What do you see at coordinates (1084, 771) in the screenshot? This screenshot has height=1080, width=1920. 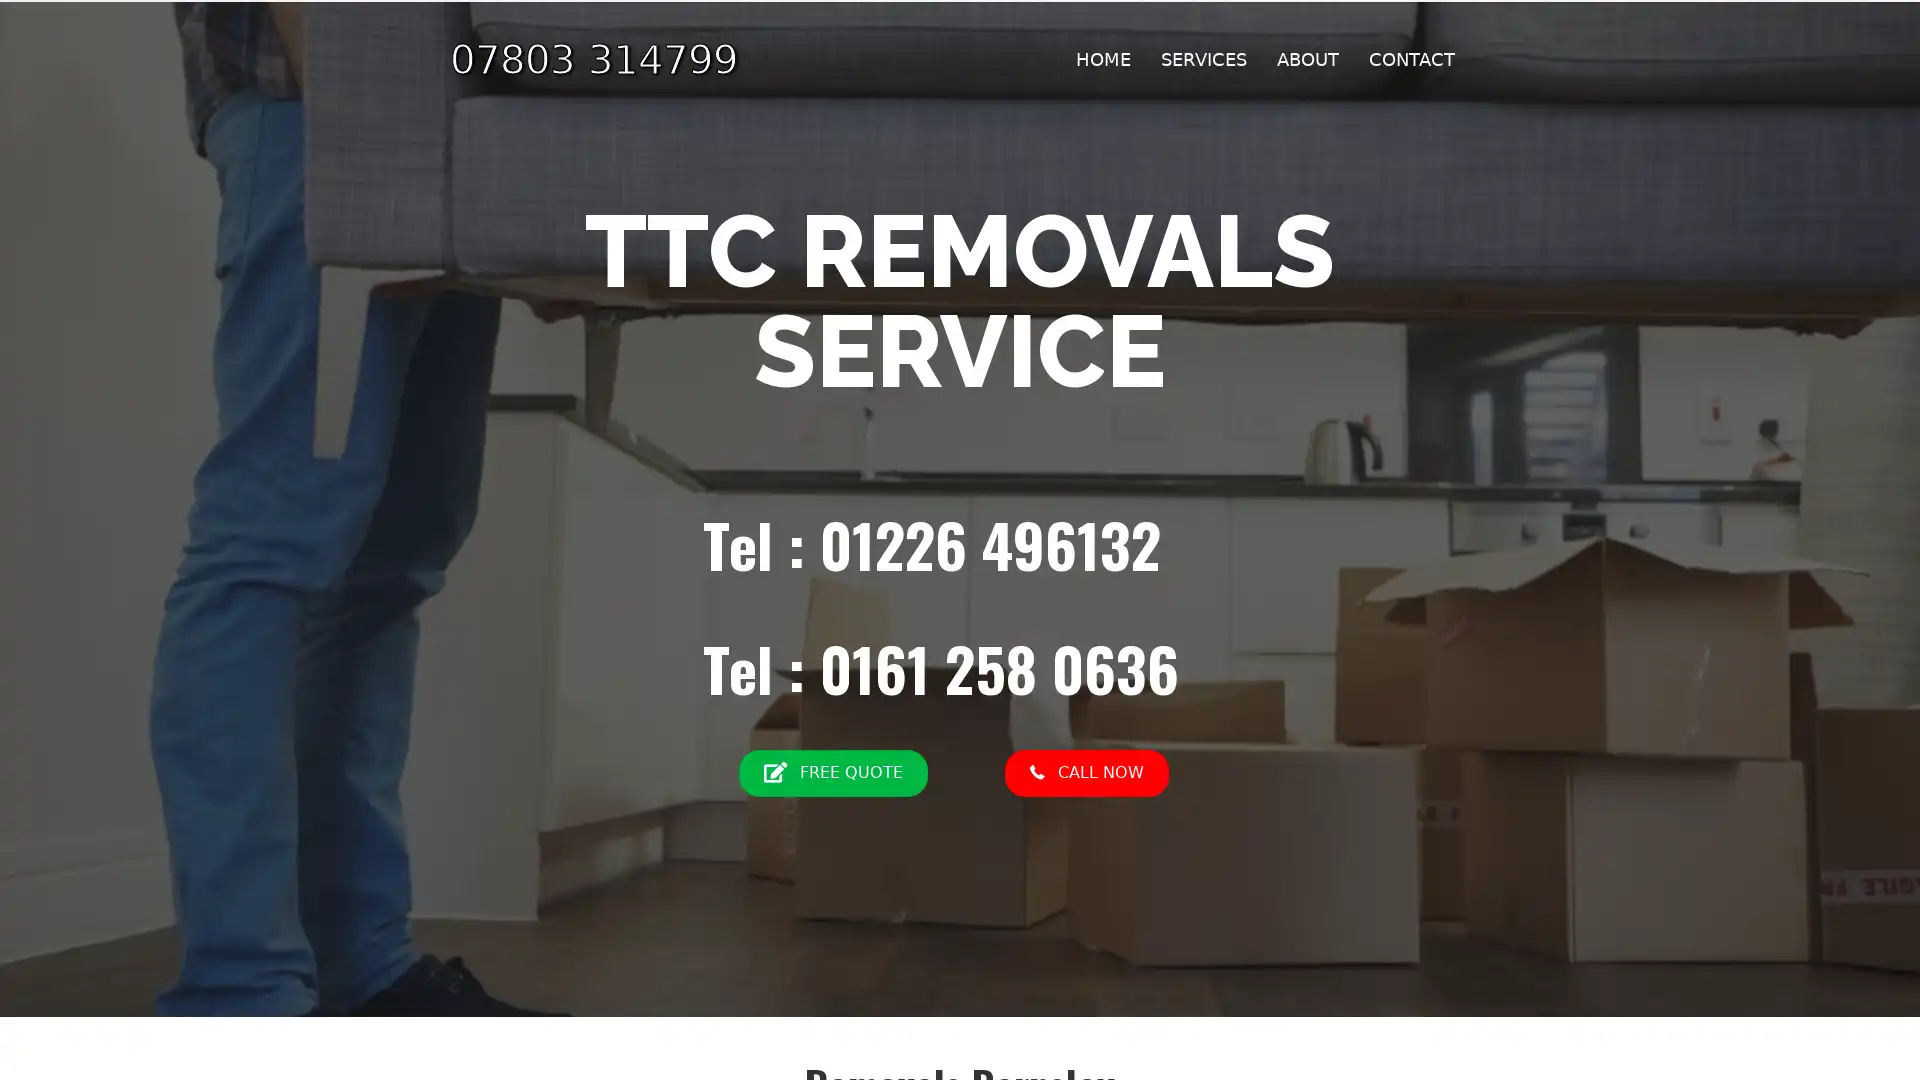 I see `CALL NOW` at bounding box center [1084, 771].